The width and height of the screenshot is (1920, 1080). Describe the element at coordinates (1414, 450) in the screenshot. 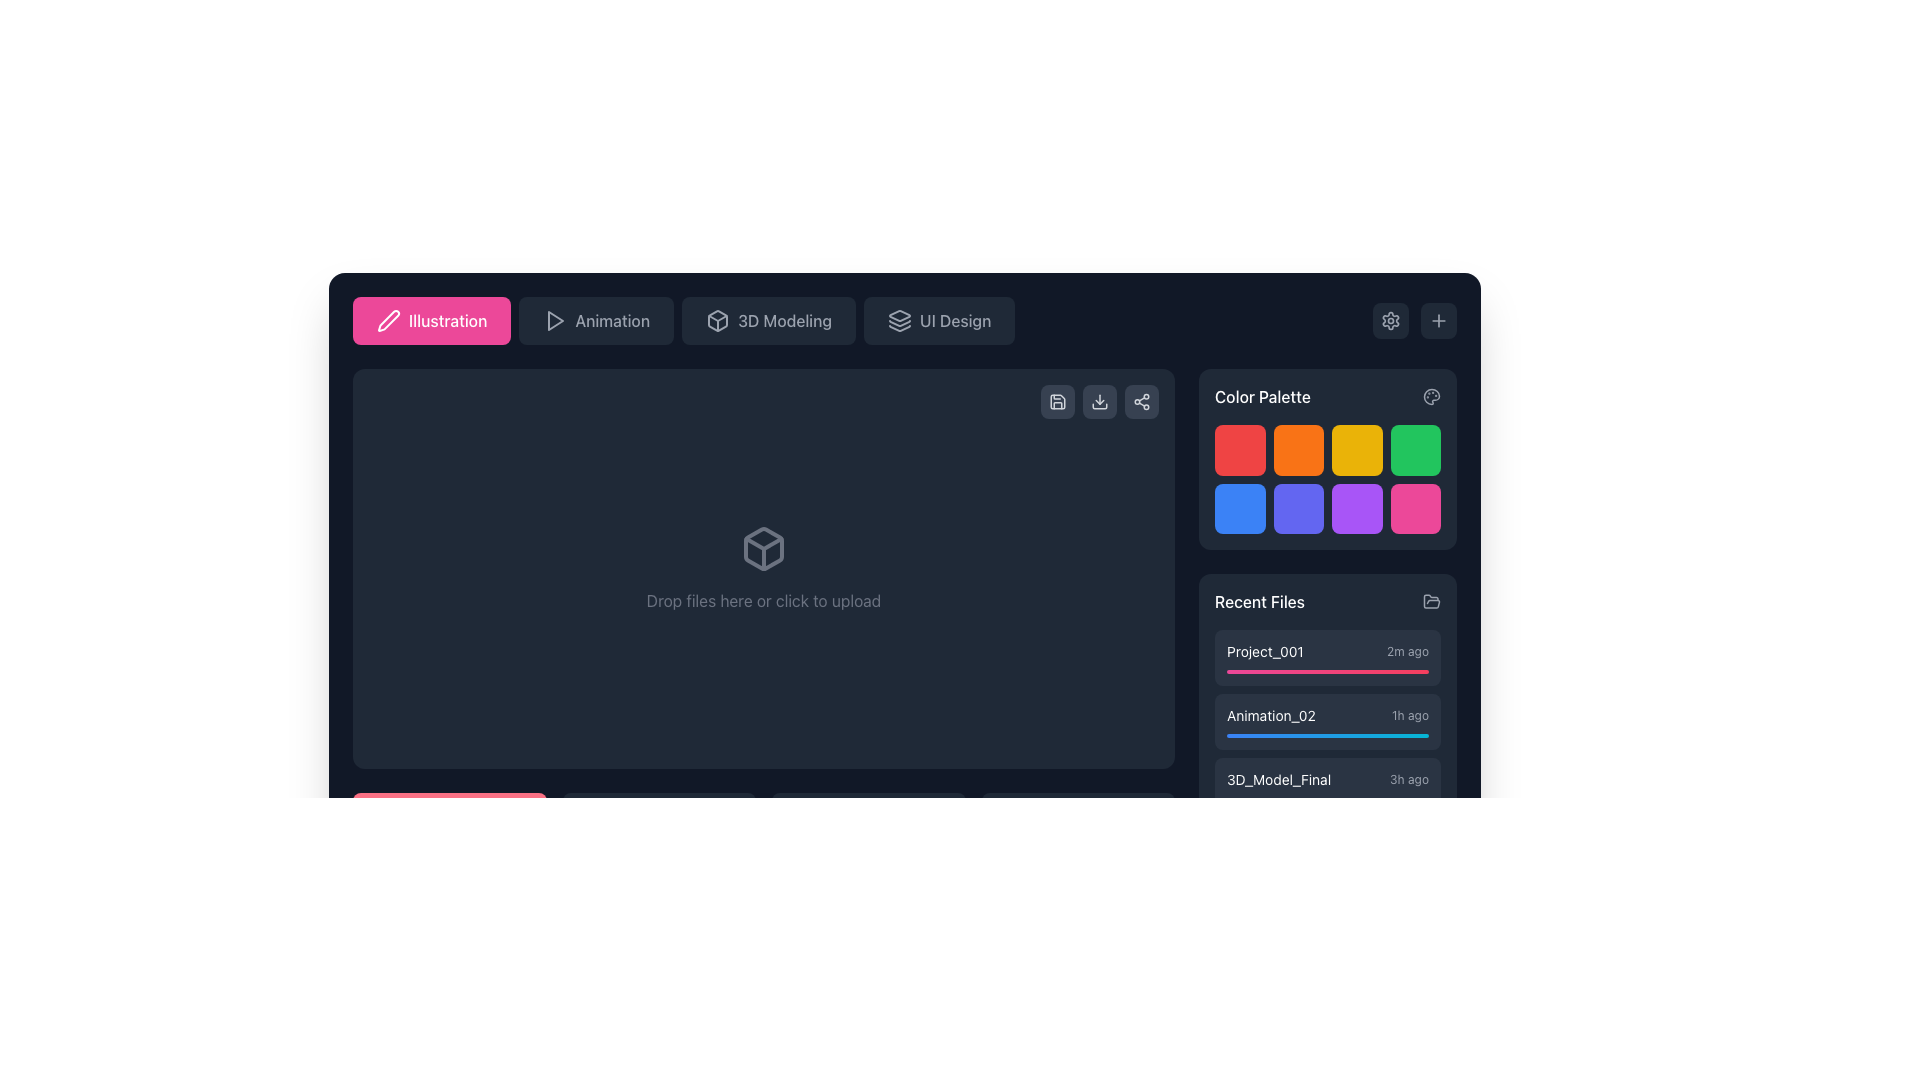

I see `the selectable green color square located in the rightmost column of the first row of the grid in the top section of the sidebar to observe the hover effect` at that location.